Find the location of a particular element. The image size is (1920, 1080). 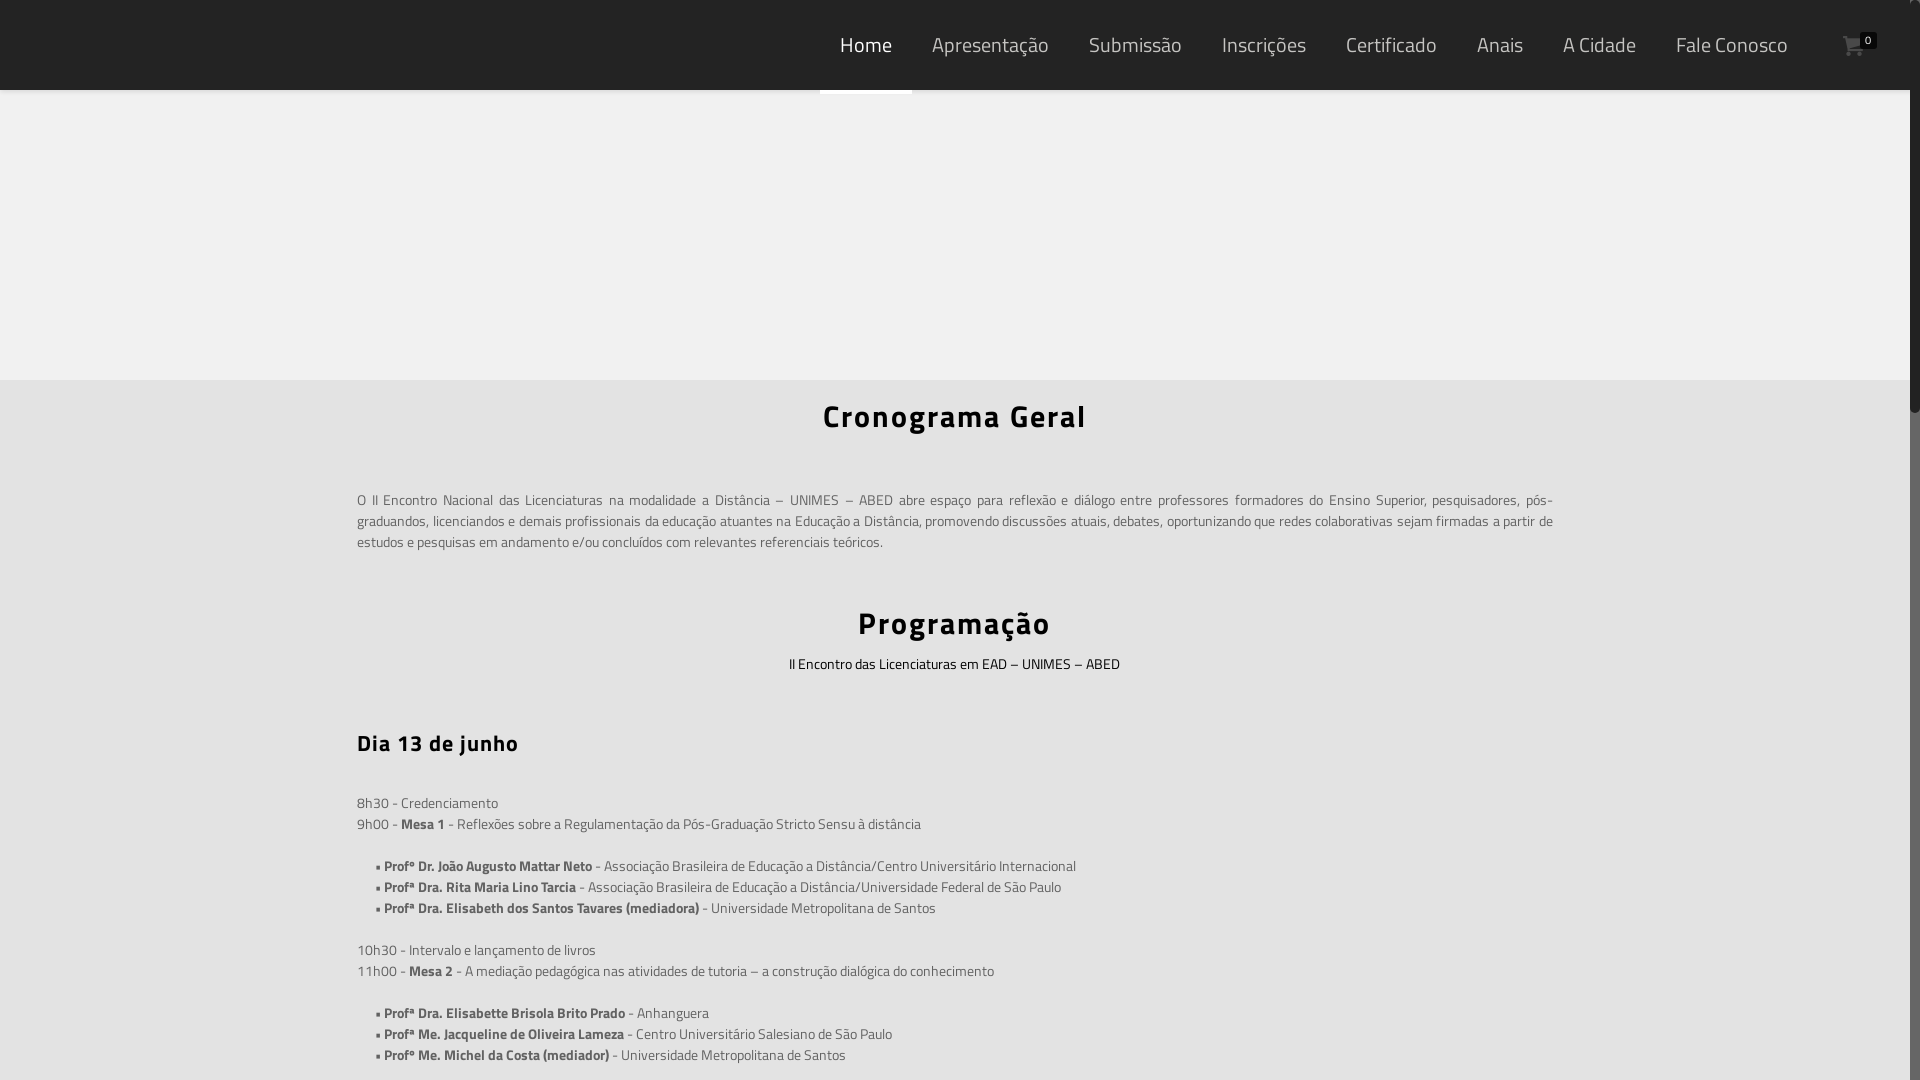

'0' is located at coordinates (1861, 45).